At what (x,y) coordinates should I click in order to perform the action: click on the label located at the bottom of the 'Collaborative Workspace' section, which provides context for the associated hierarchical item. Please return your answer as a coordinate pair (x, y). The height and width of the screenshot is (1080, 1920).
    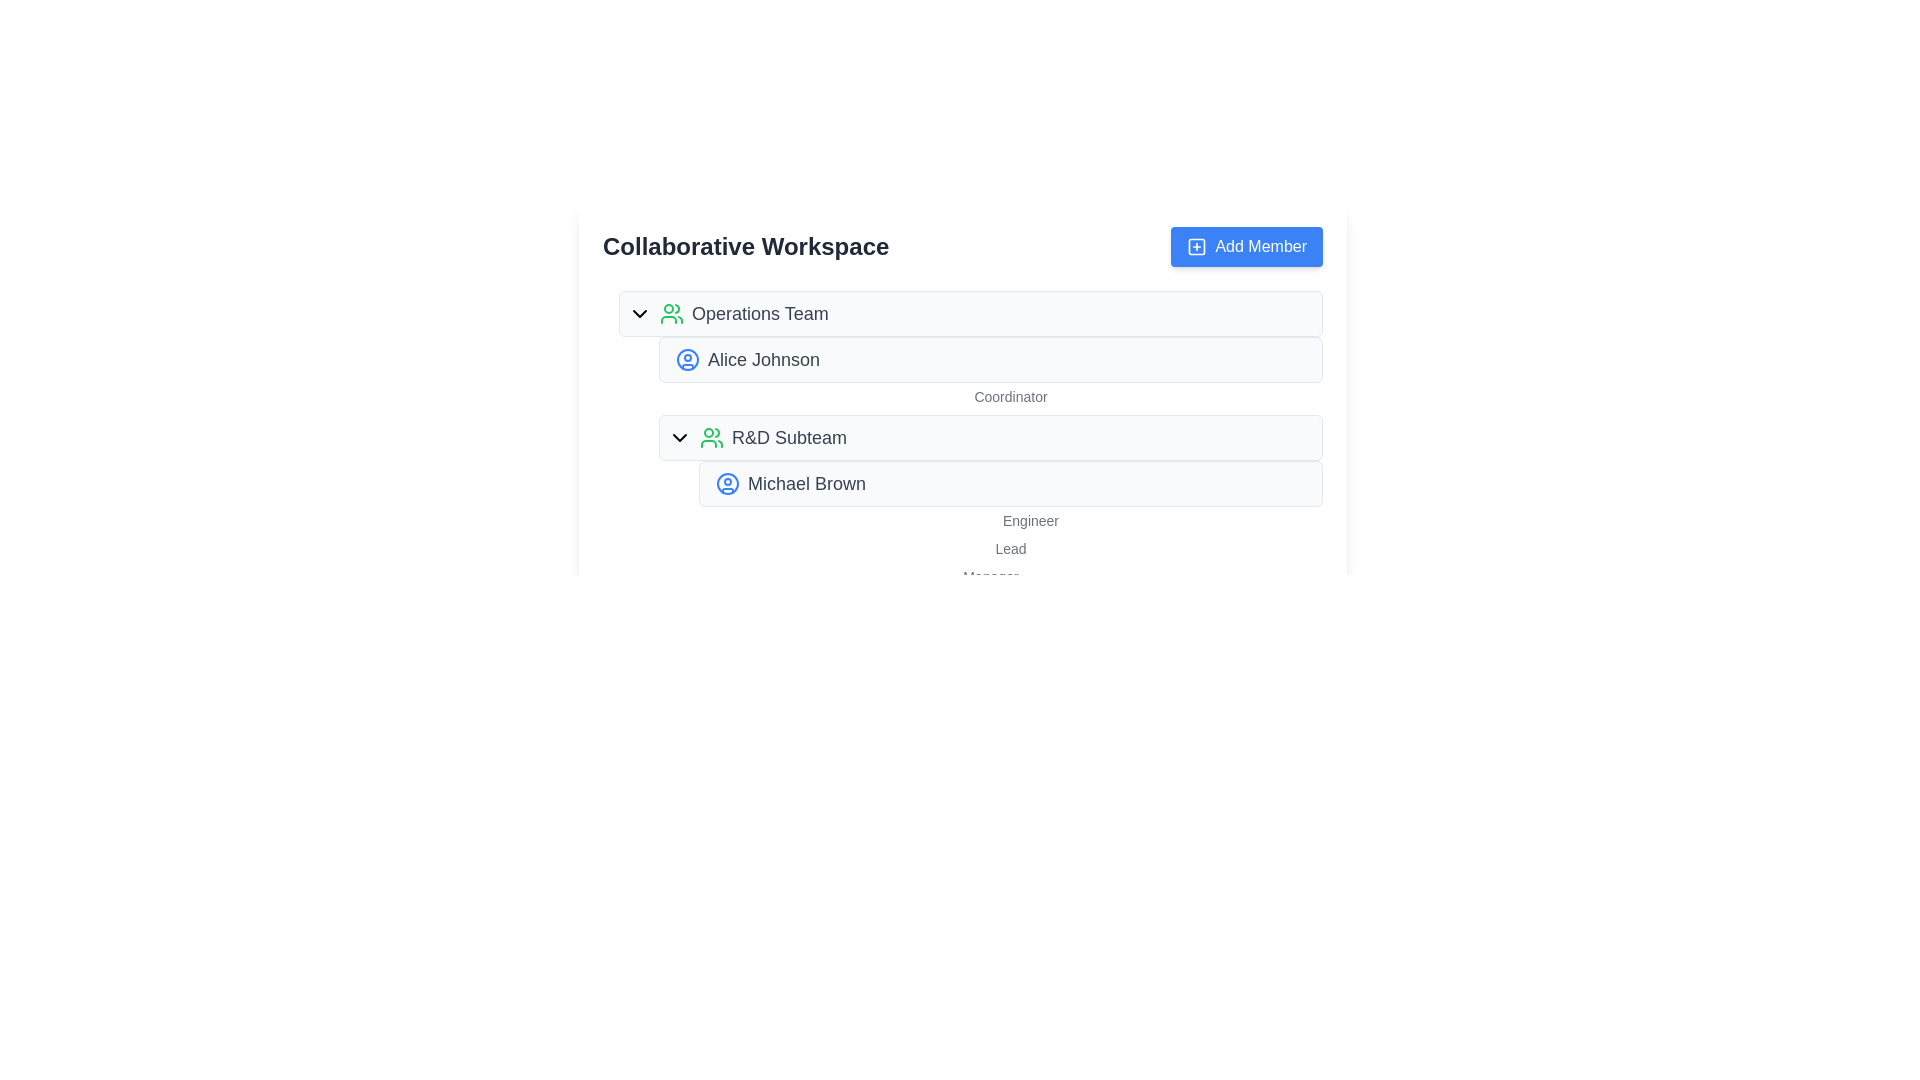
    Looking at the image, I should click on (990, 577).